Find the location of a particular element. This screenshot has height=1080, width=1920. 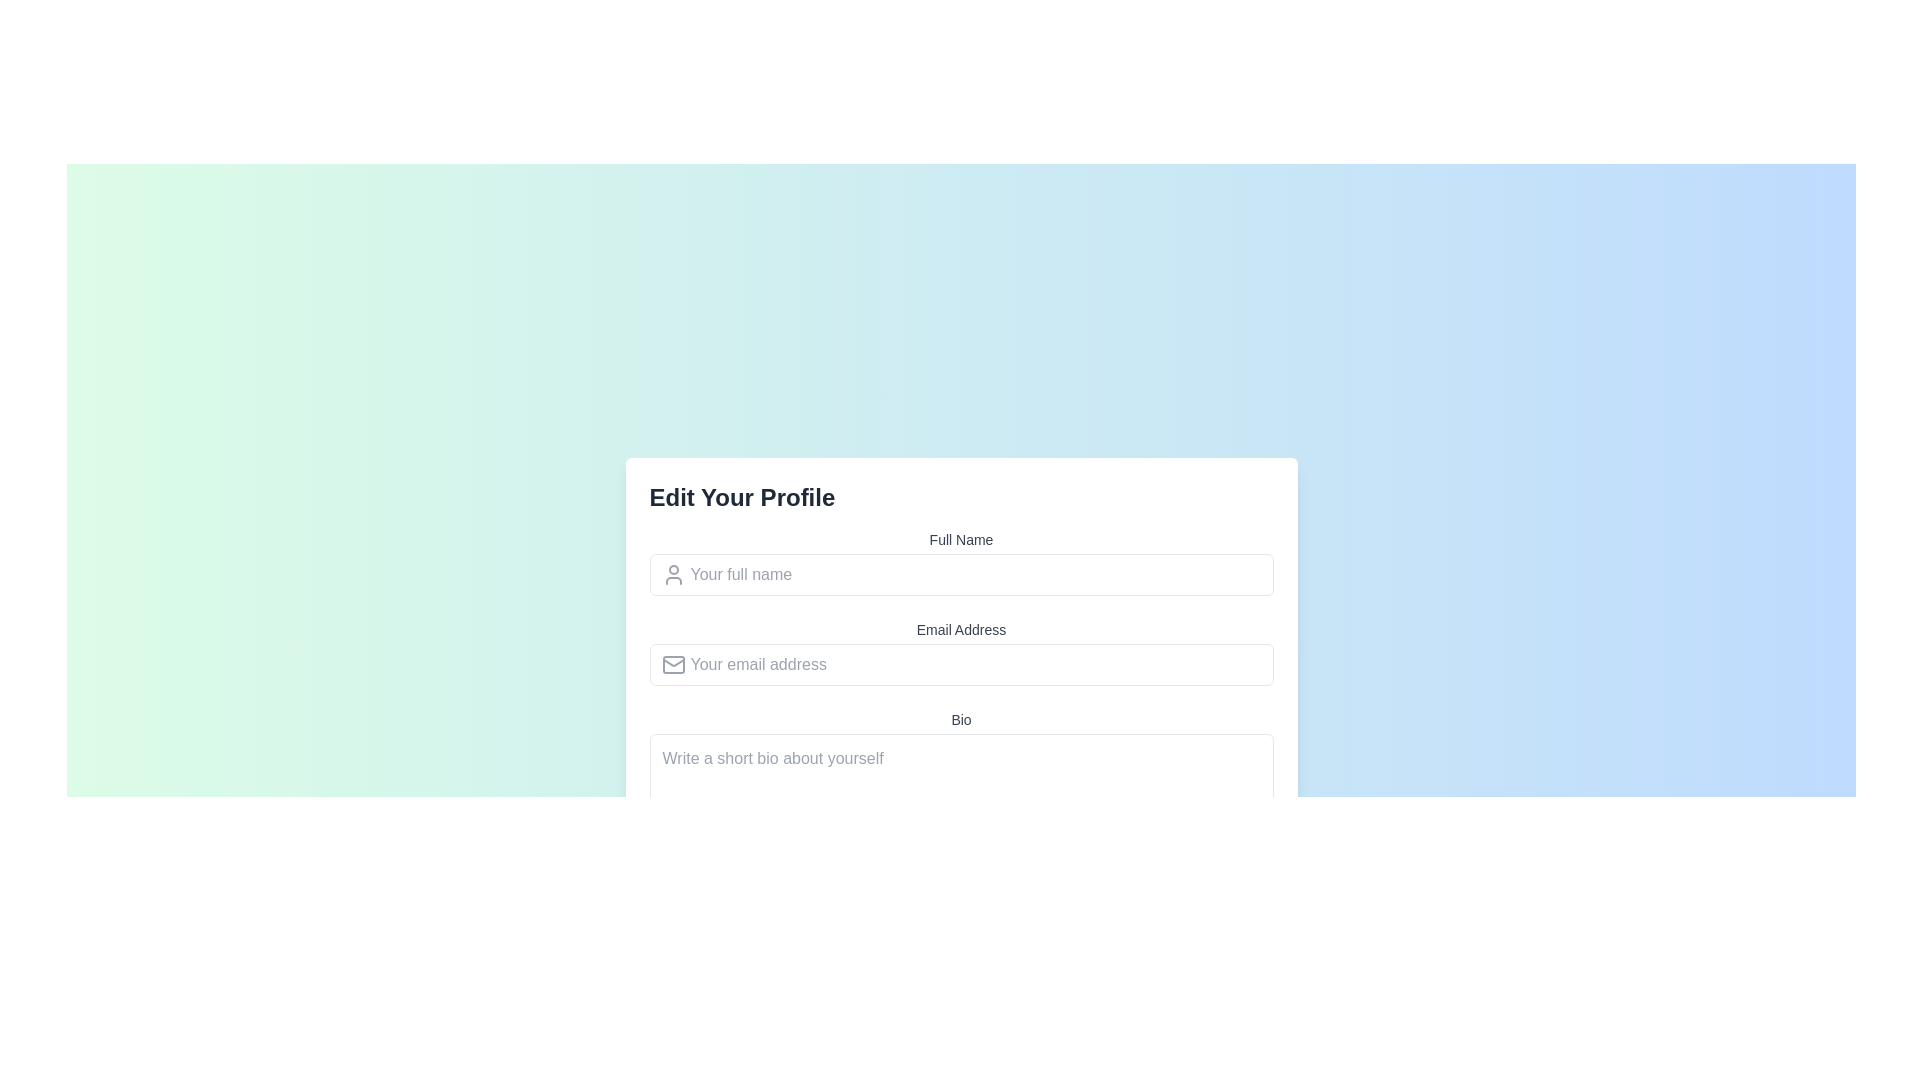

the static text header reading 'Edit Your Profile', which is a bold, large-sized heading at the top of the form section is located at coordinates (741, 496).